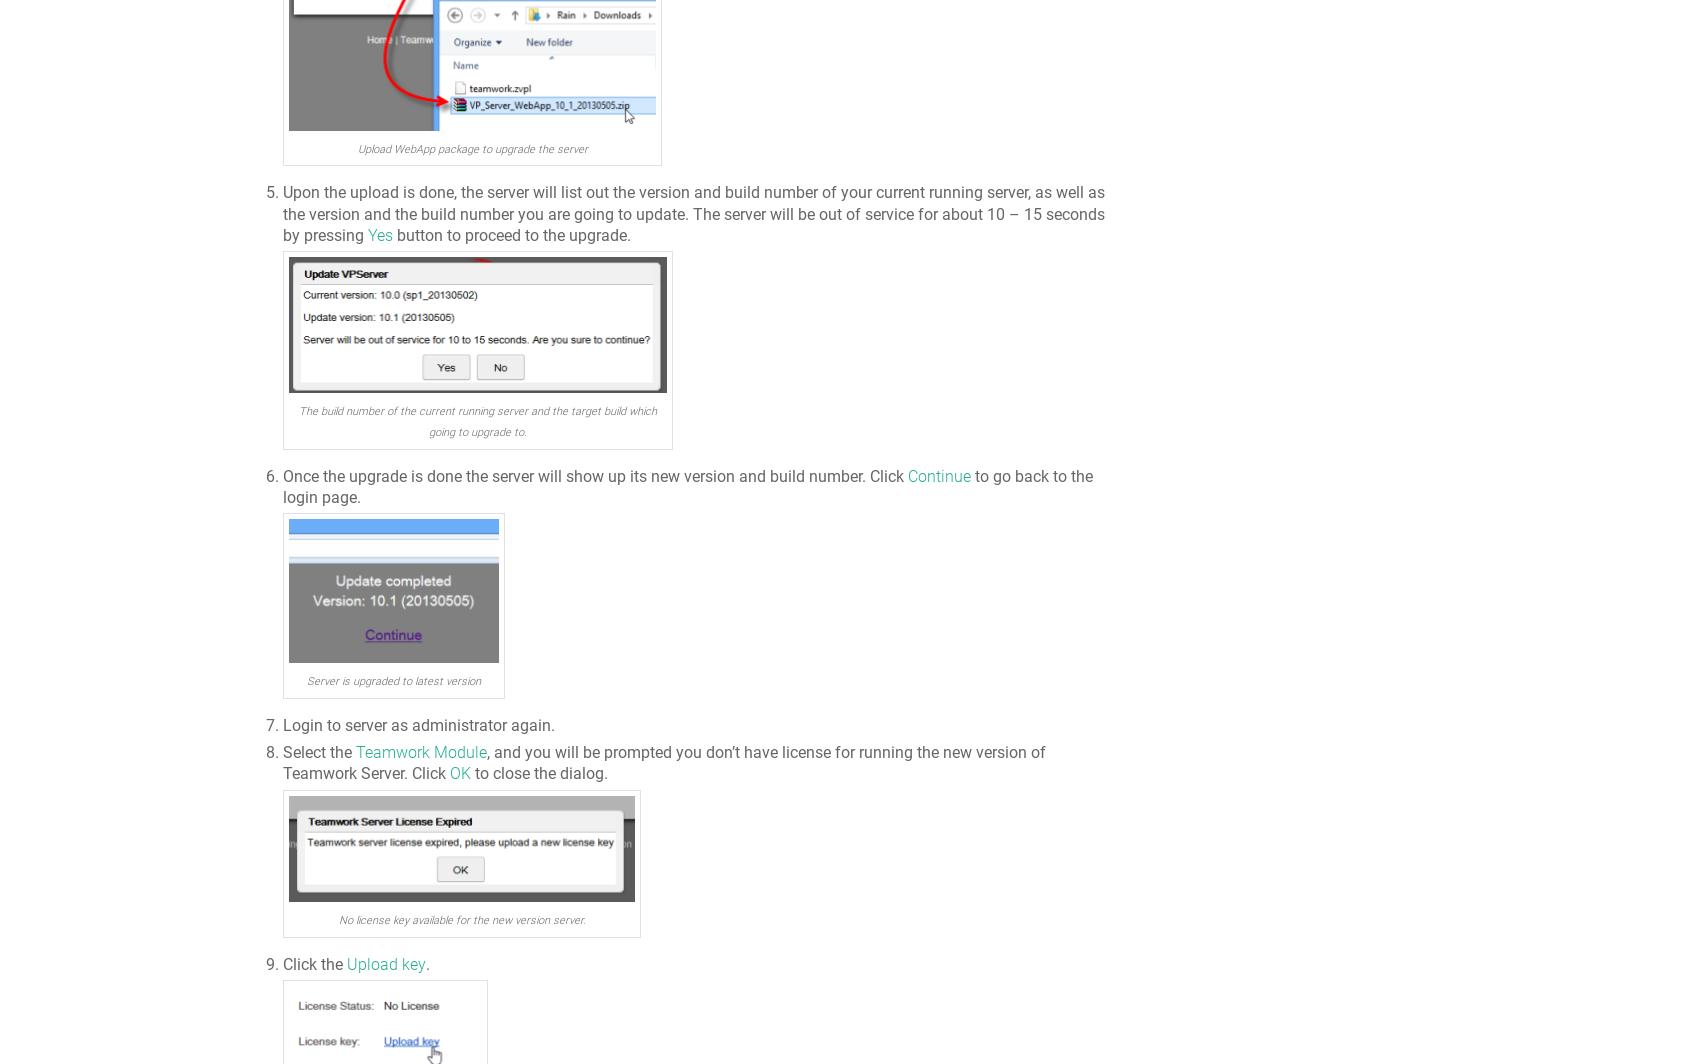 The width and height of the screenshot is (1684, 1064). I want to click on 'Upload WebApp package to upgrade the server', so click(471, 148).